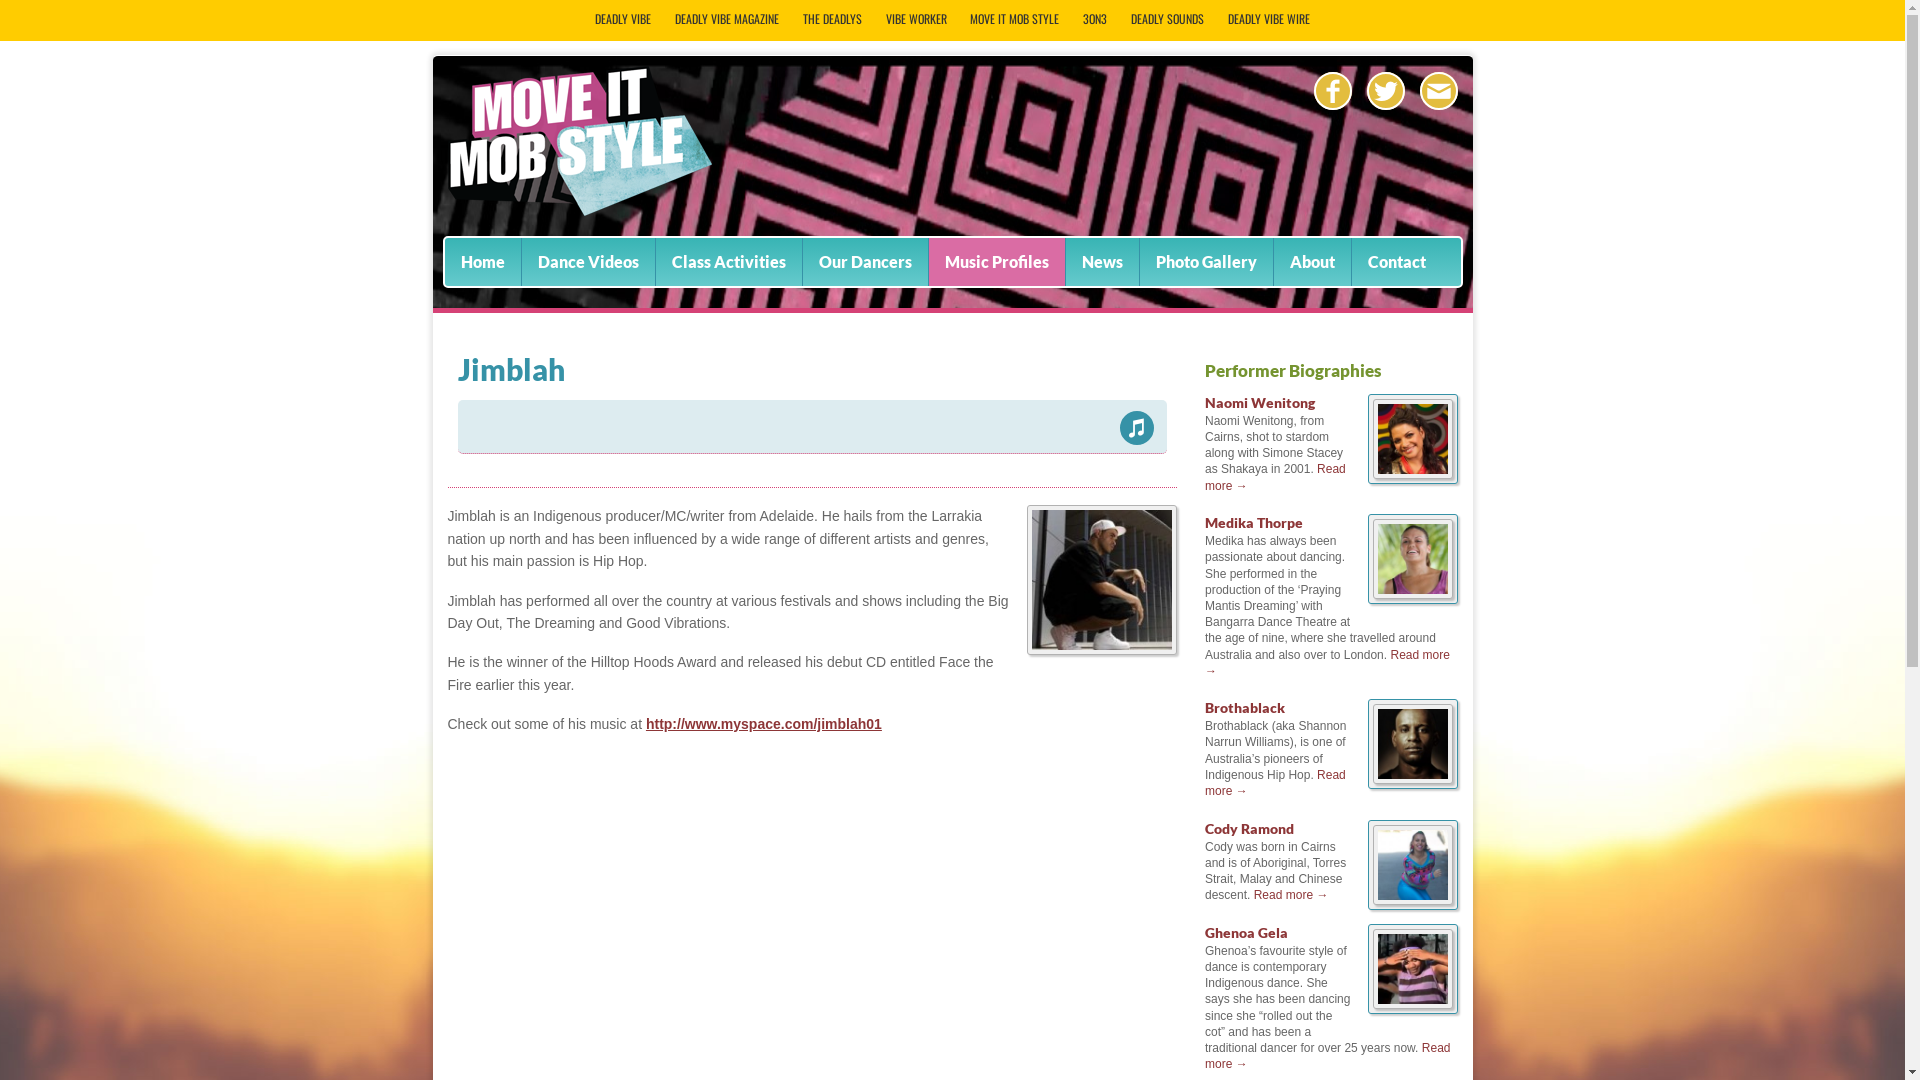 This screenshot has width=1920, height=1080. What do you see at coordinates (996, 261) in the screenshot?
I see `'Music Profiles'` at bounding box center [996, 261].